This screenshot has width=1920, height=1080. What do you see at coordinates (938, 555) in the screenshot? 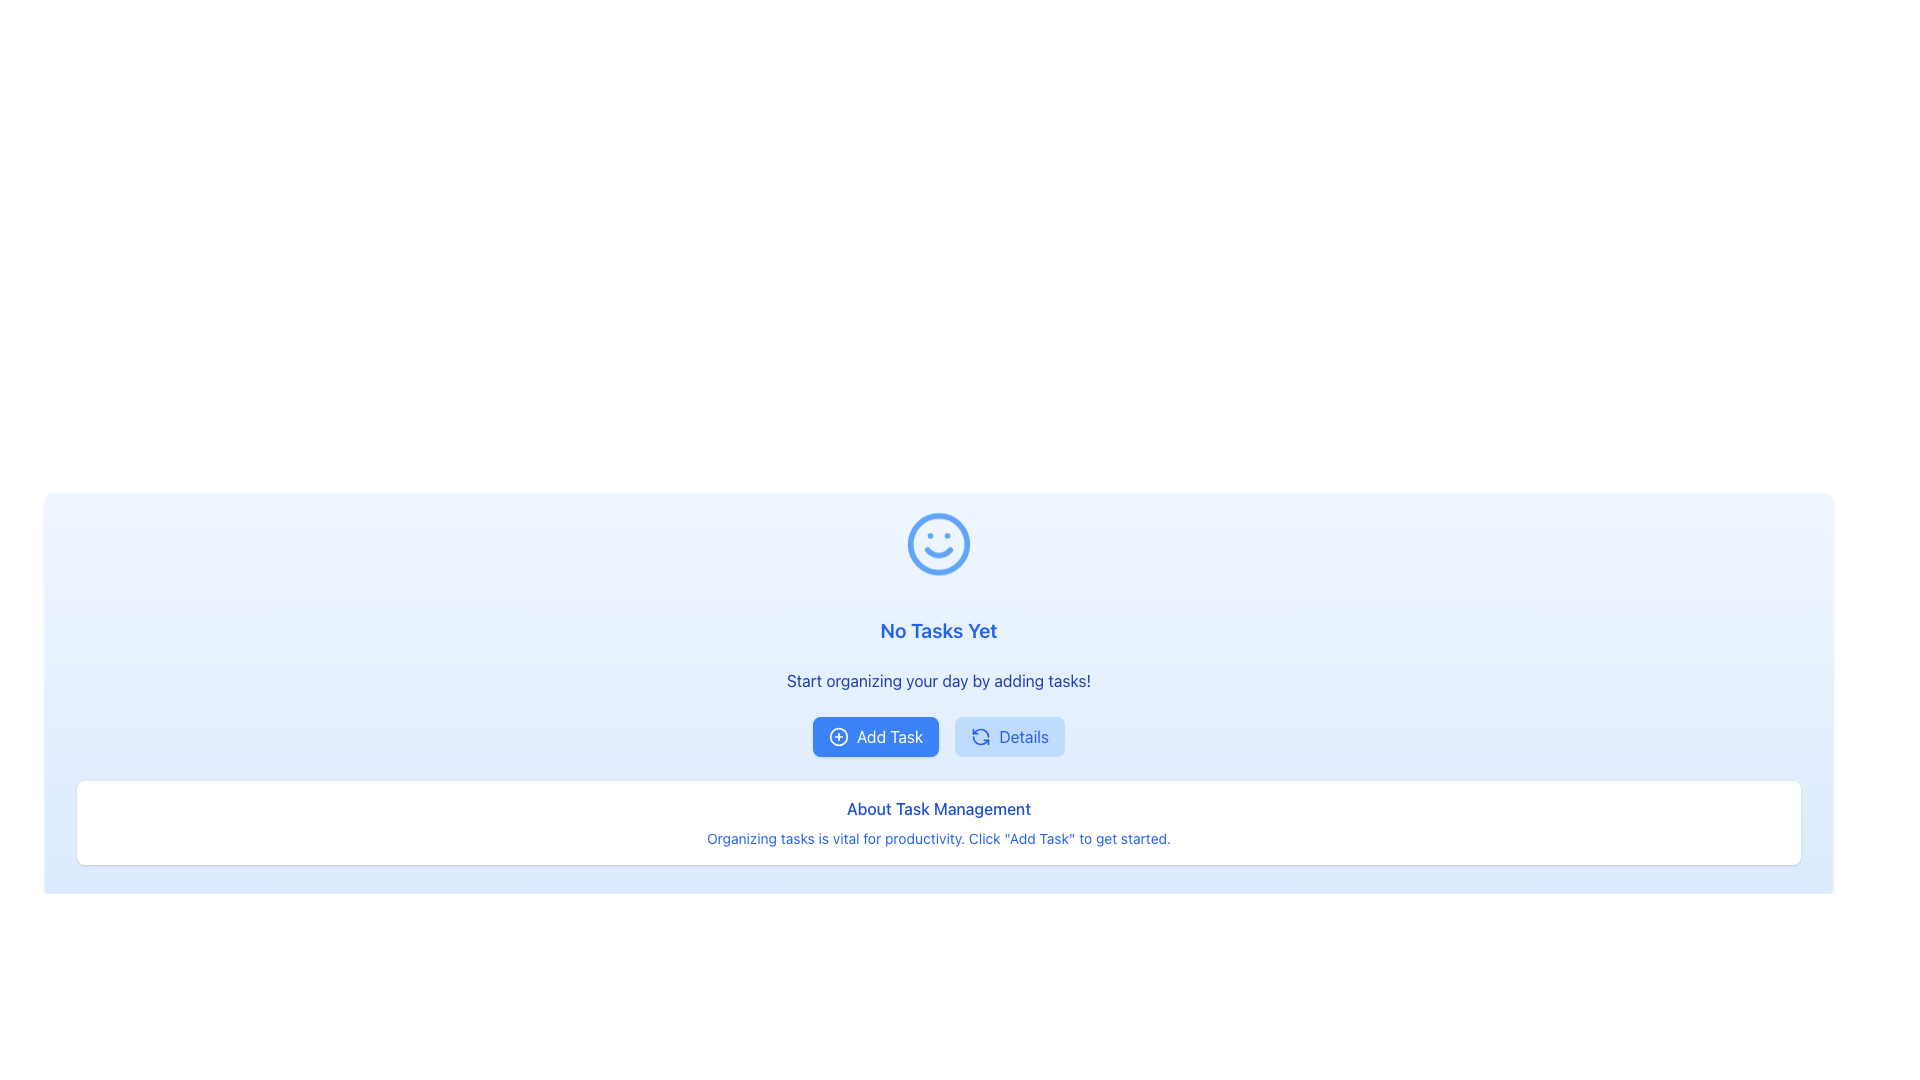
I see `details of the circular SVG element that forms the outline of a smiling face, located at the center of the graphical representation` at bounding box center [938, 555].